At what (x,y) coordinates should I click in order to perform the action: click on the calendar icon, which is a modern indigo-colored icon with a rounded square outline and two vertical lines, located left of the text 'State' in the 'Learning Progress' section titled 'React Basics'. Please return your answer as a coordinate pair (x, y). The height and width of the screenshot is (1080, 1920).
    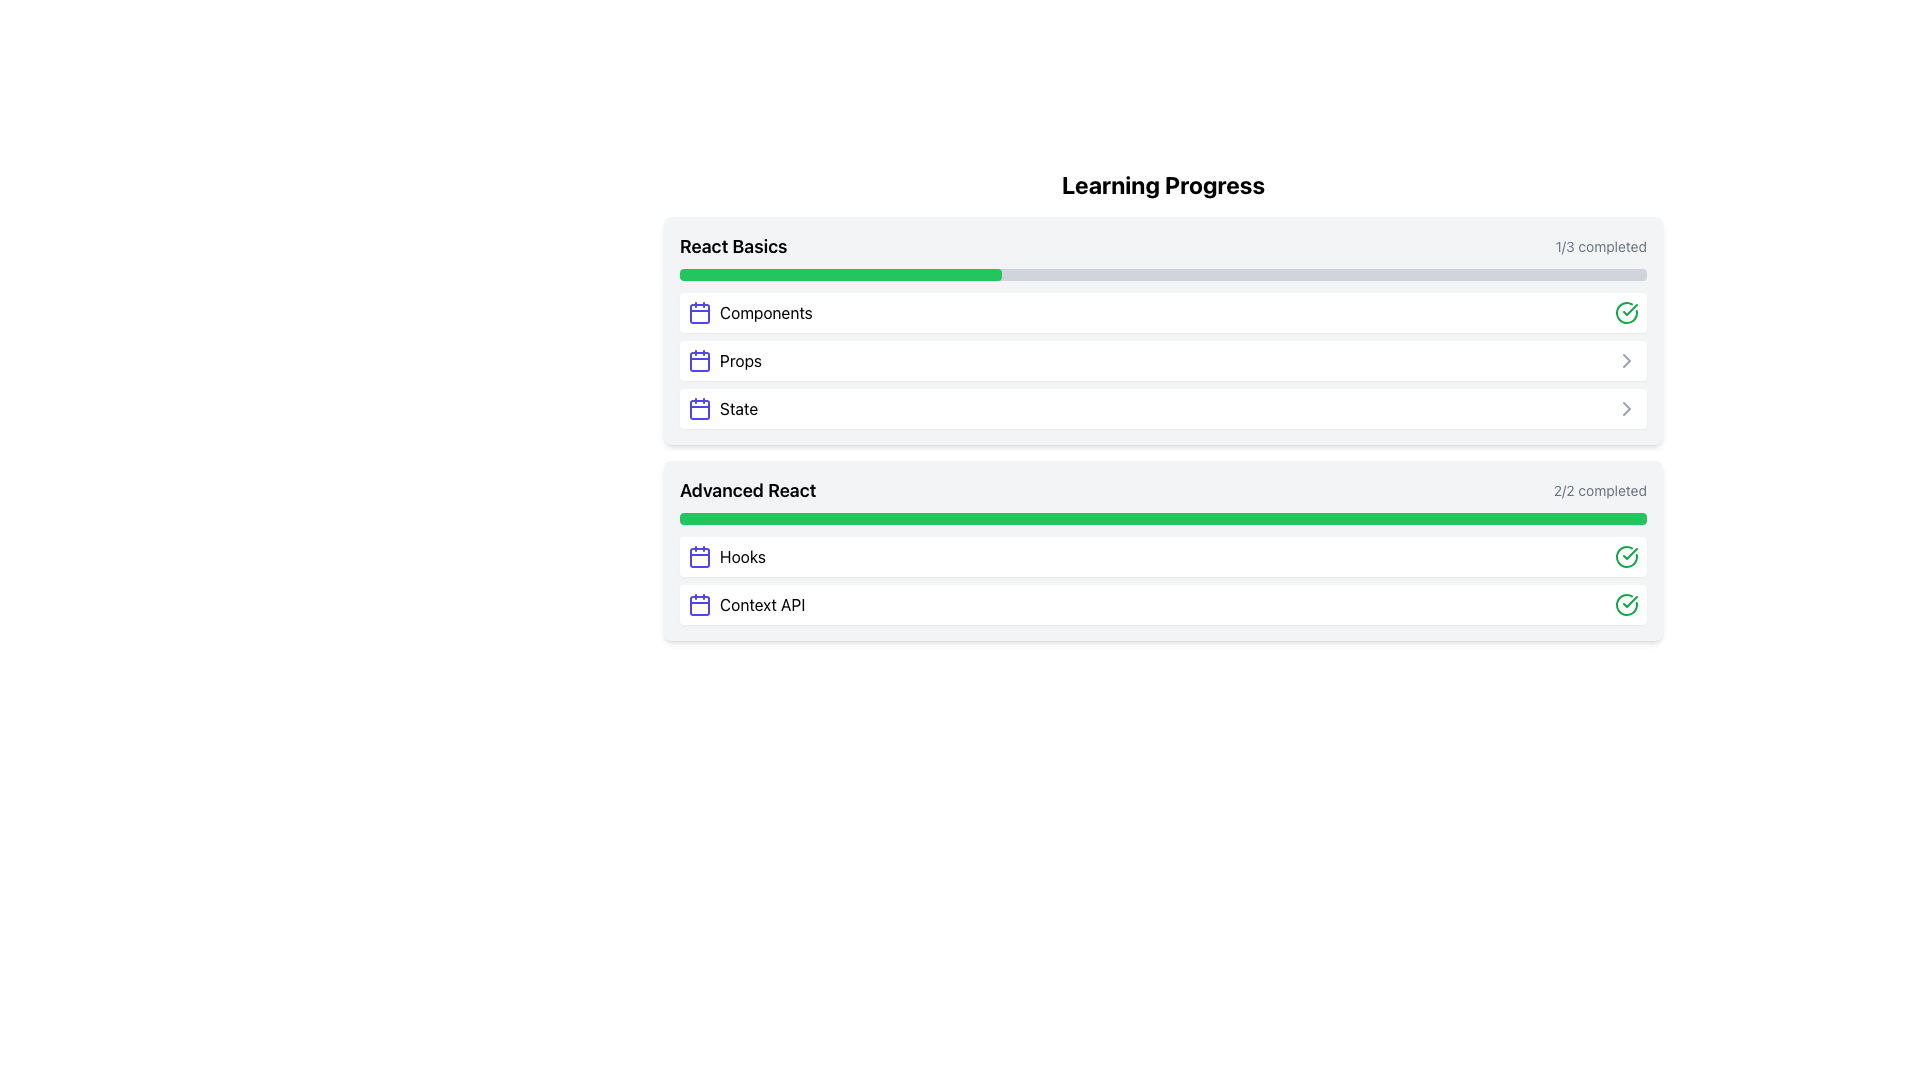
    Looking at the image, I should click on (700, 407).